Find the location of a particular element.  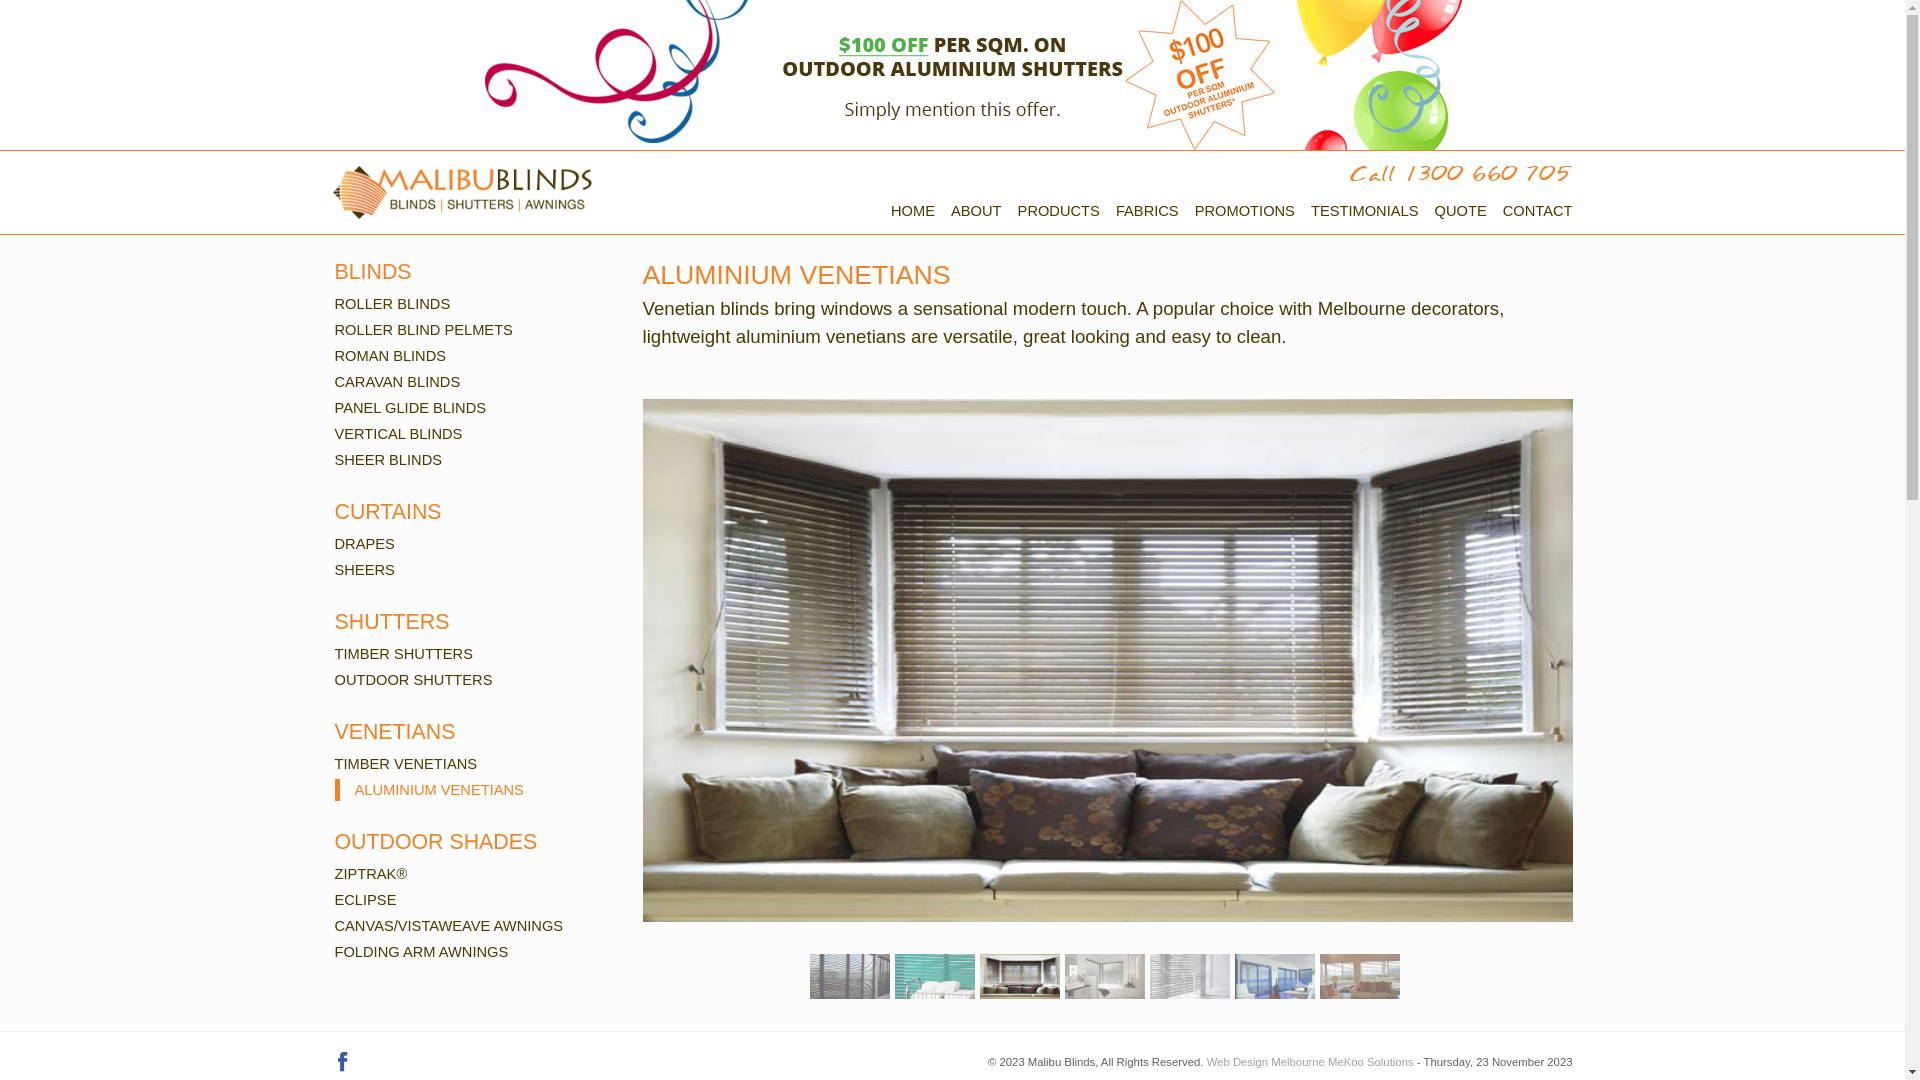

'Malibu Blinds on Facebook' is located at coordinates (341, 1060).